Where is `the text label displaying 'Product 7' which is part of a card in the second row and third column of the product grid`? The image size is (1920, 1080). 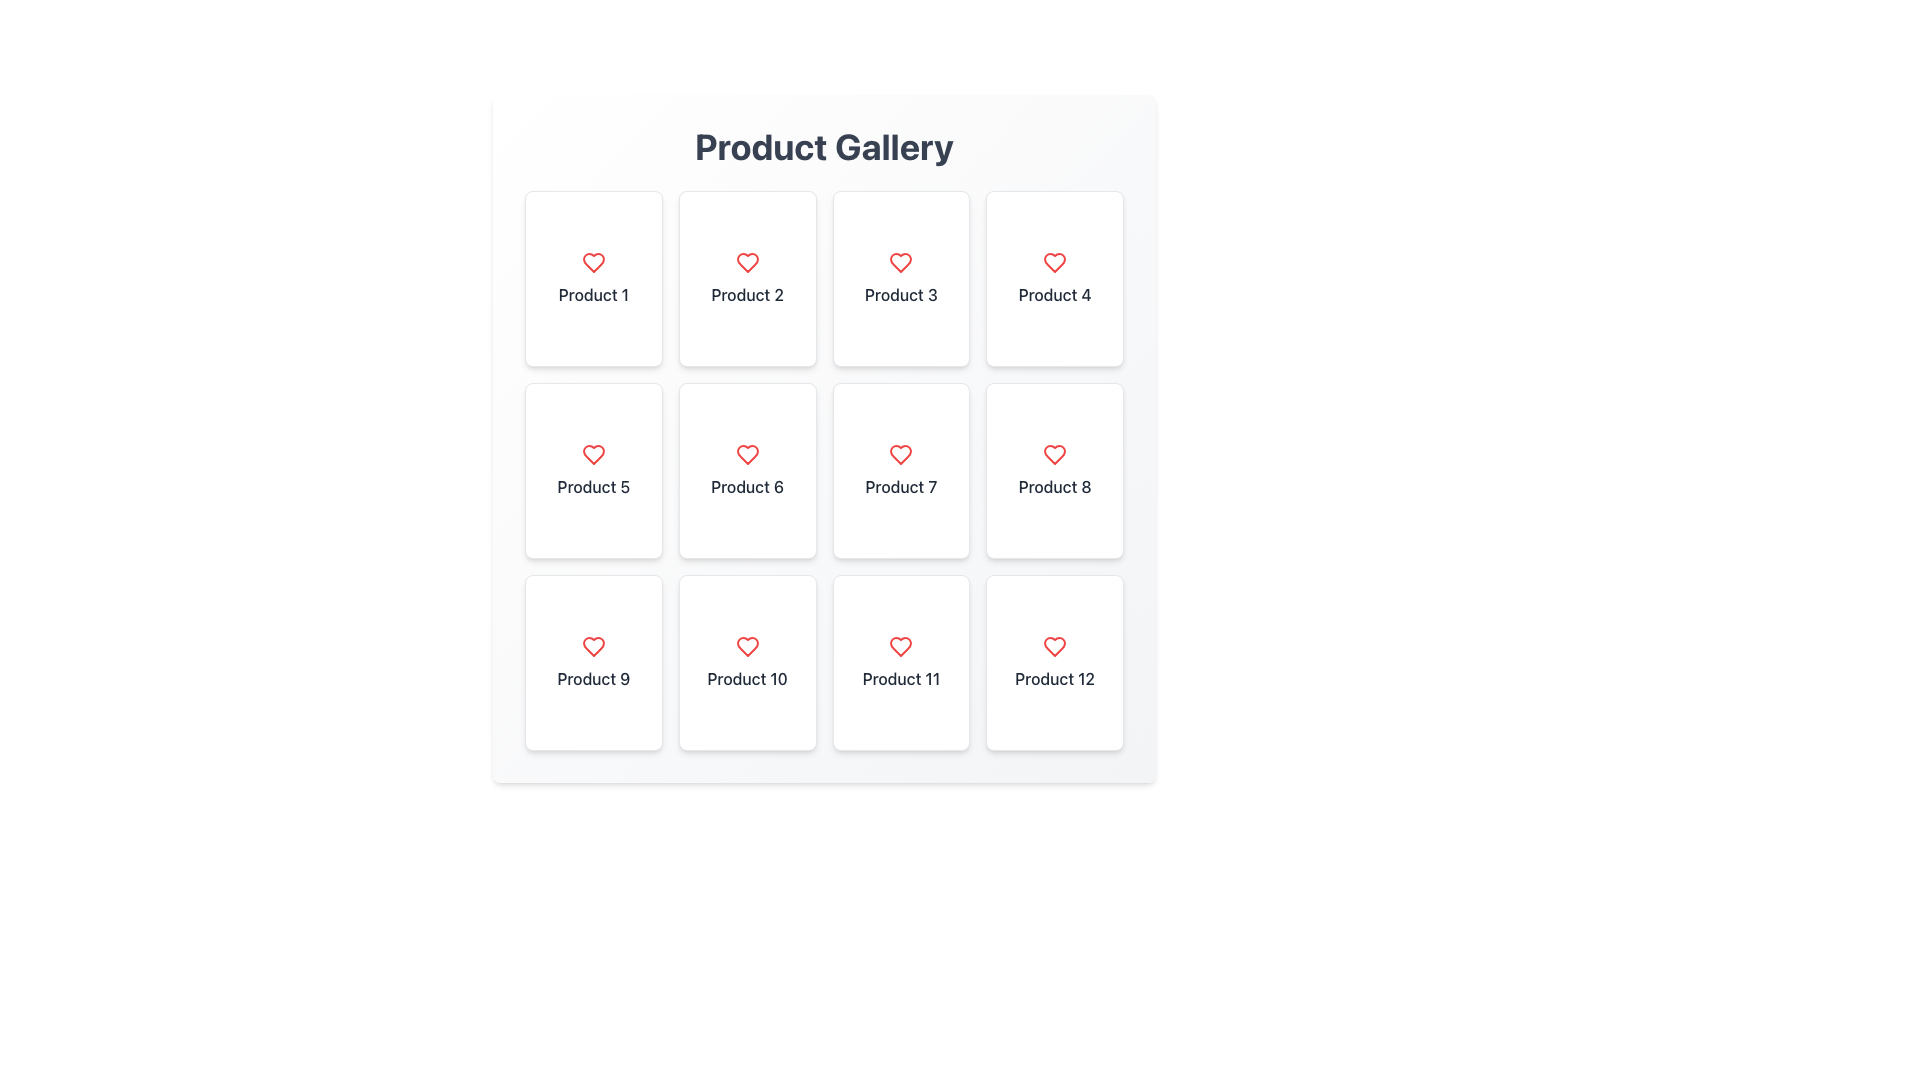
the text label displaying 'Product 7' which is part of a card in the second row and third column of the product grid is located at coordinates (900, 486).